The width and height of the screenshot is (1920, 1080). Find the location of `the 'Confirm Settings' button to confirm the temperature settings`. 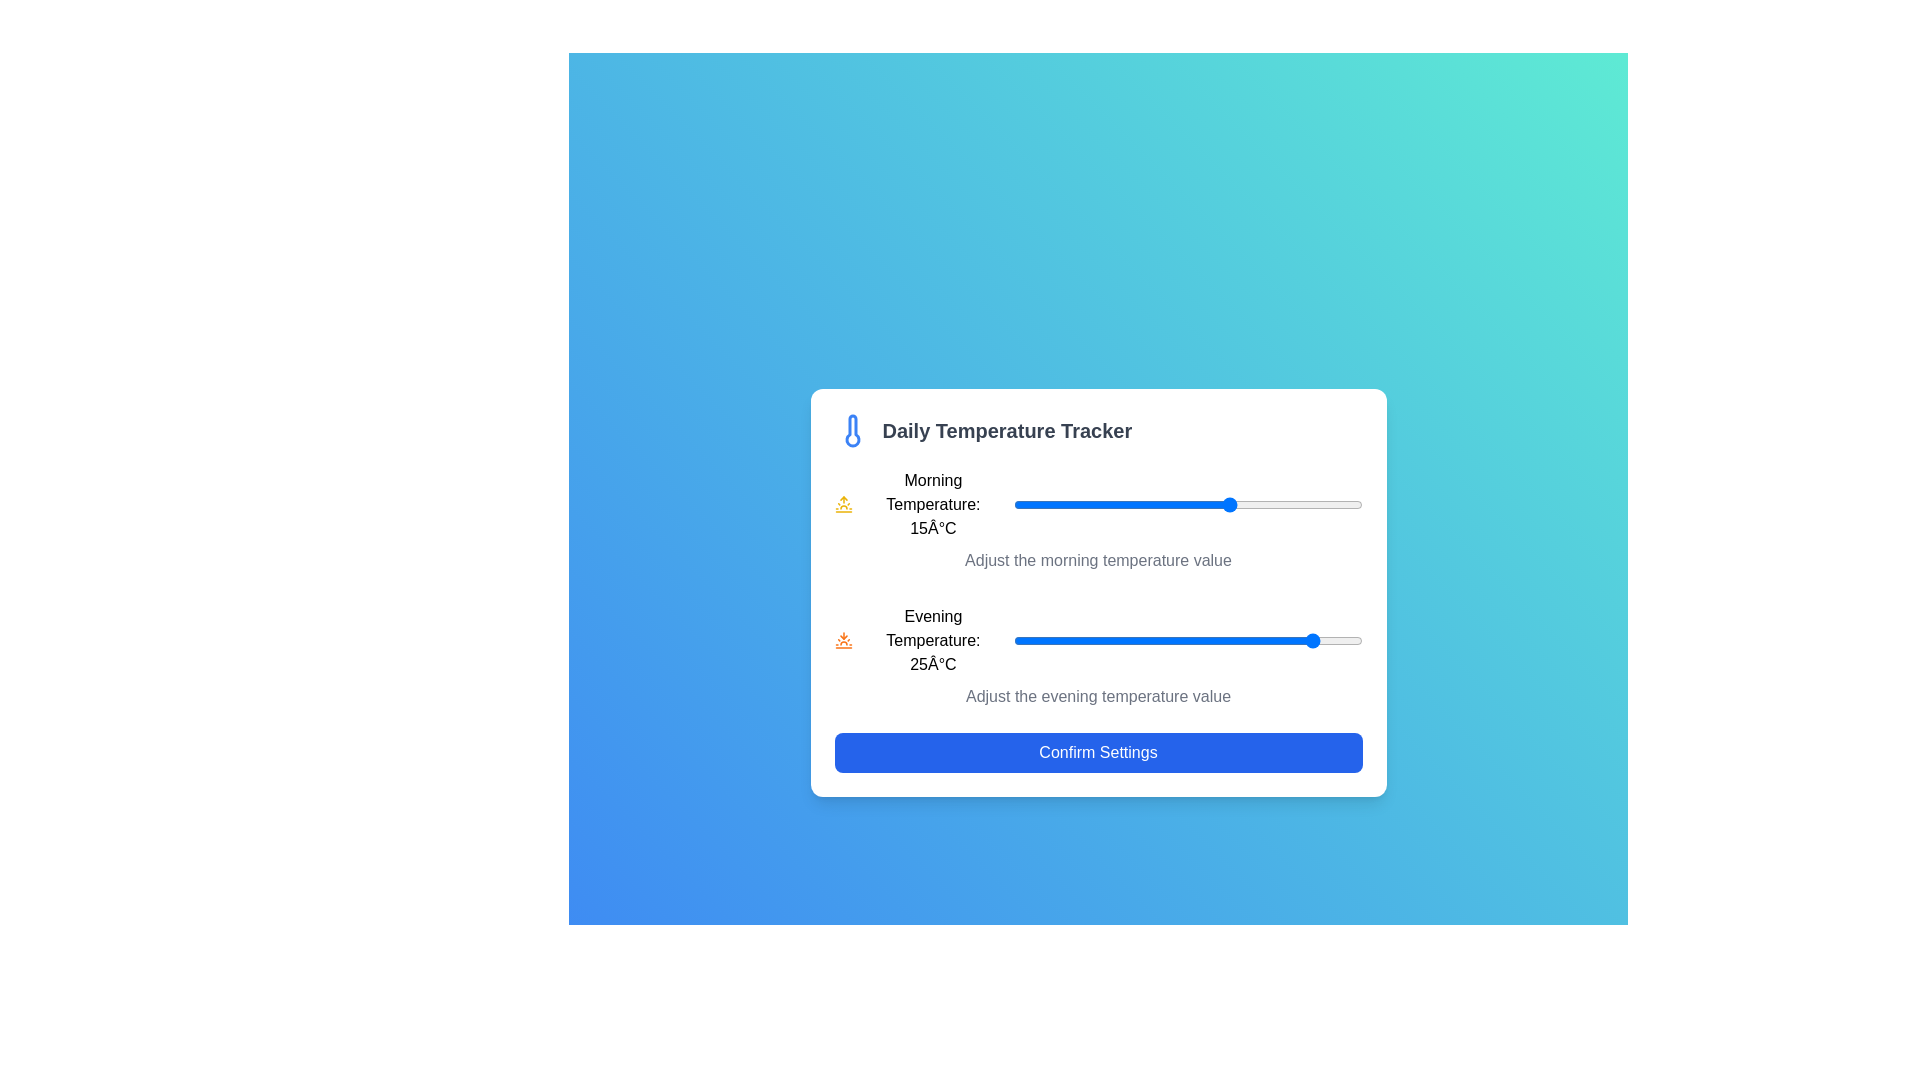

the 'Confirm Settings' button to confirm the temperature settings is located at coordinates (1097, 752).